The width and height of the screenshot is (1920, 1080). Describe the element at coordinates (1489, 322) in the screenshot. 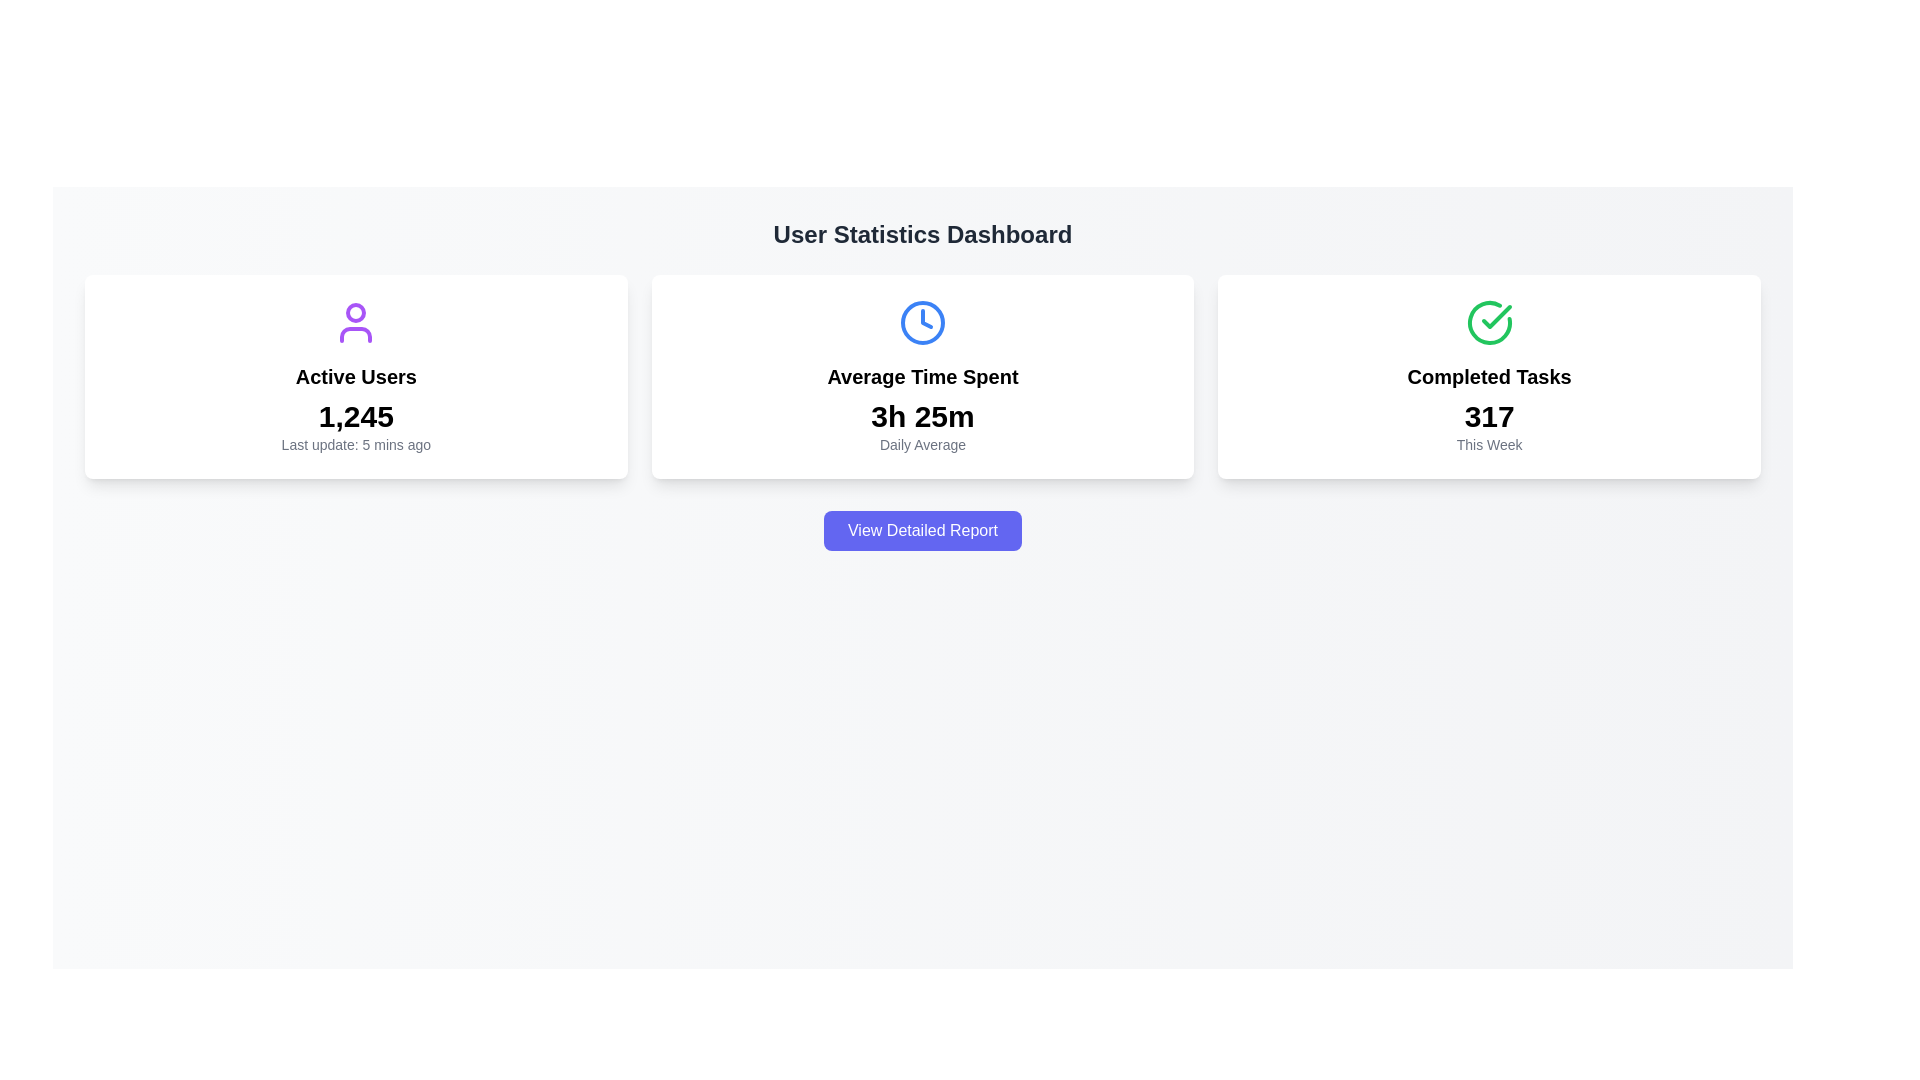

I see `the completion icon located at the top-center of the 'Completed Tasks' section, which indicates the completion of tasks` at that location.